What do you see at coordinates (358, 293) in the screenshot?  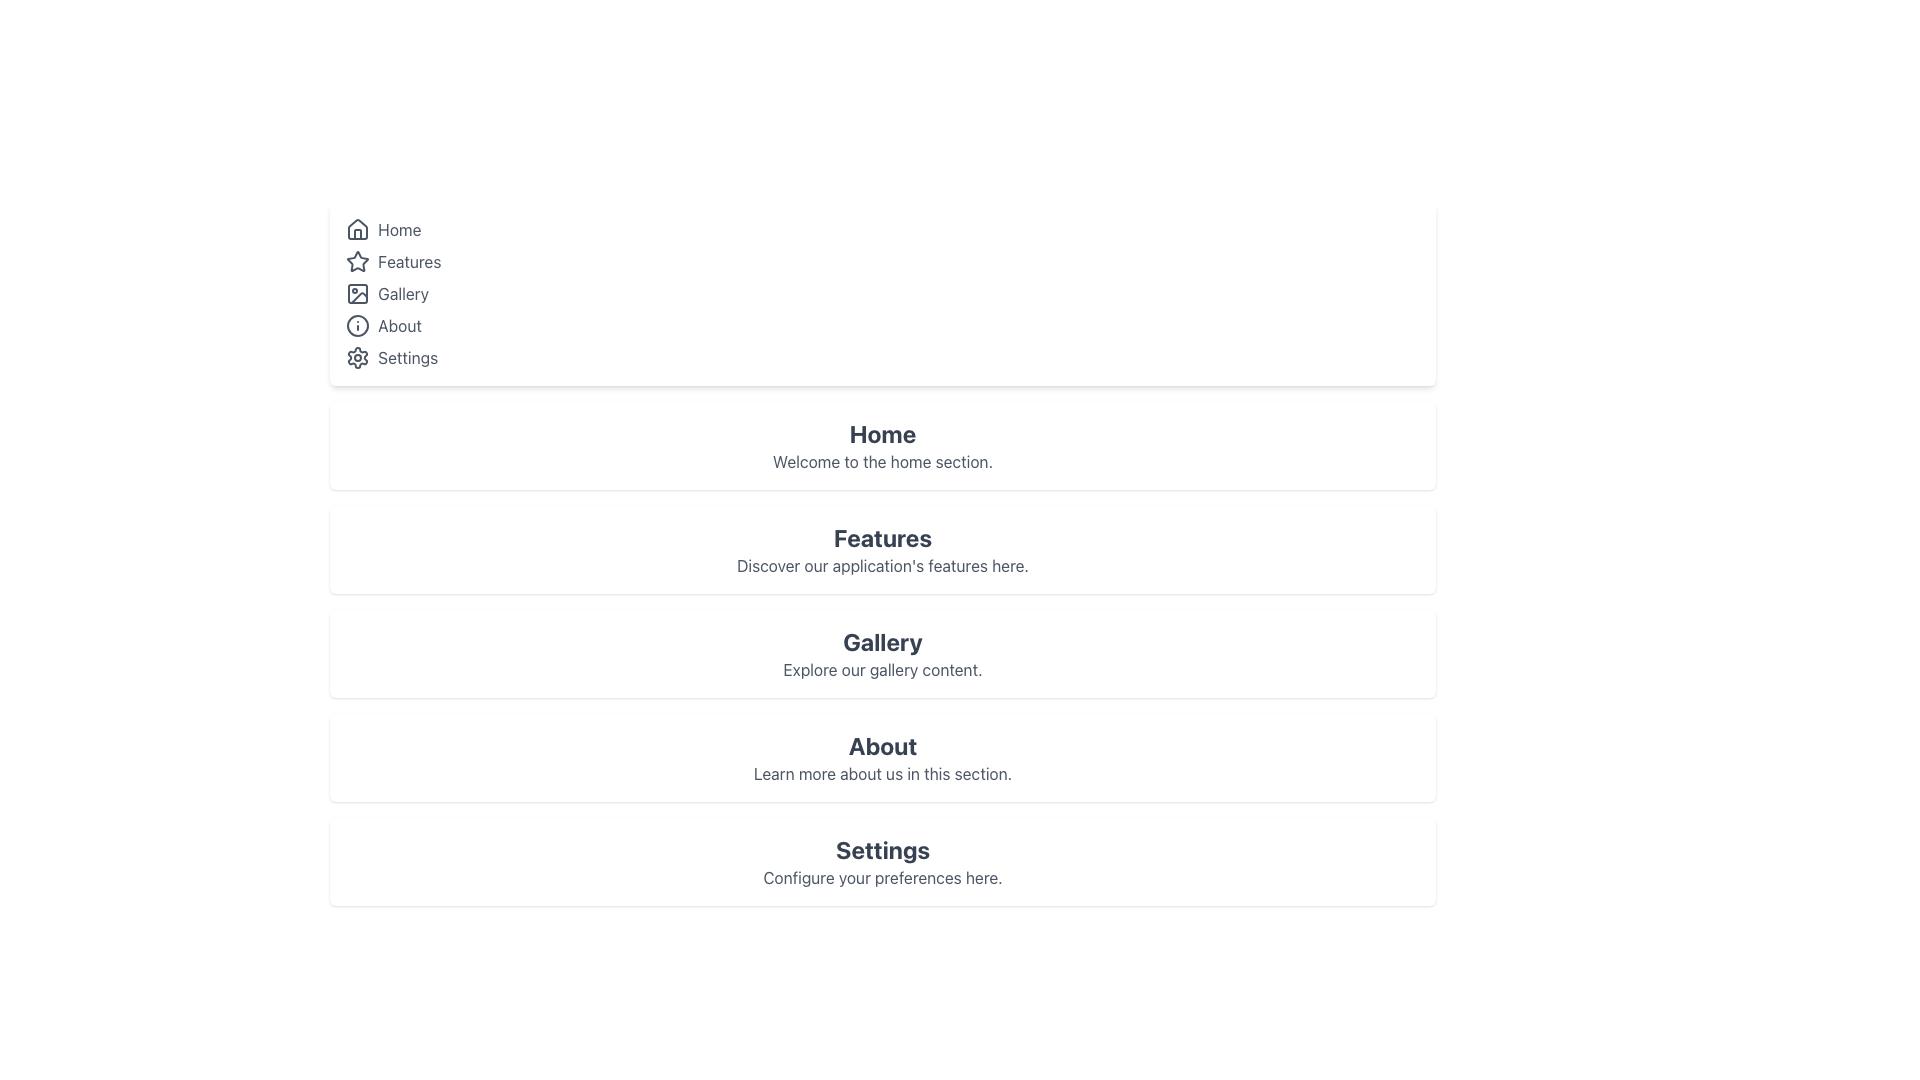 I see `the icon next to the text 'Gallery' in the vertical navigation menu, which is styled as an image with a rounded border and inner graphical elements like a circle and a diagonal line` at bounding box center [358, 293].